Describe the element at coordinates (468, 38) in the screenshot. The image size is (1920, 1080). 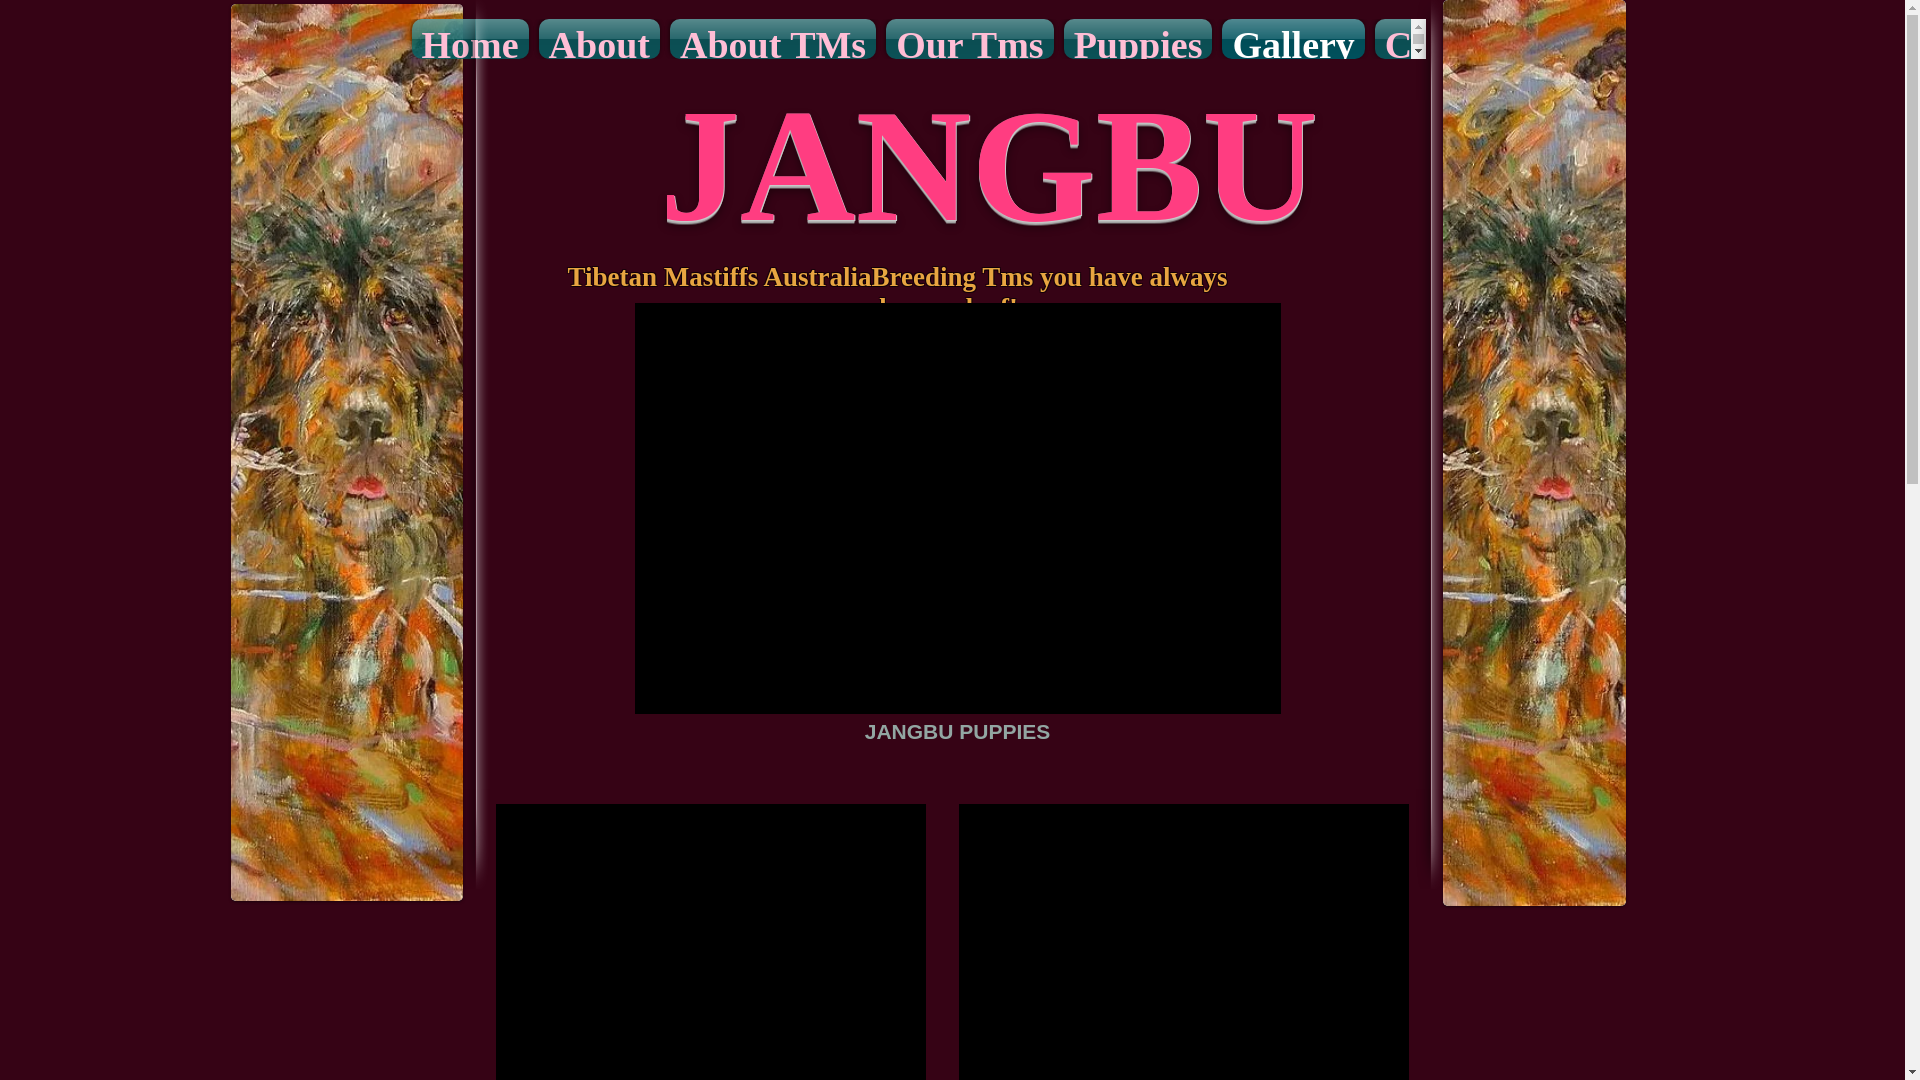
I see `'Home'` at that location.